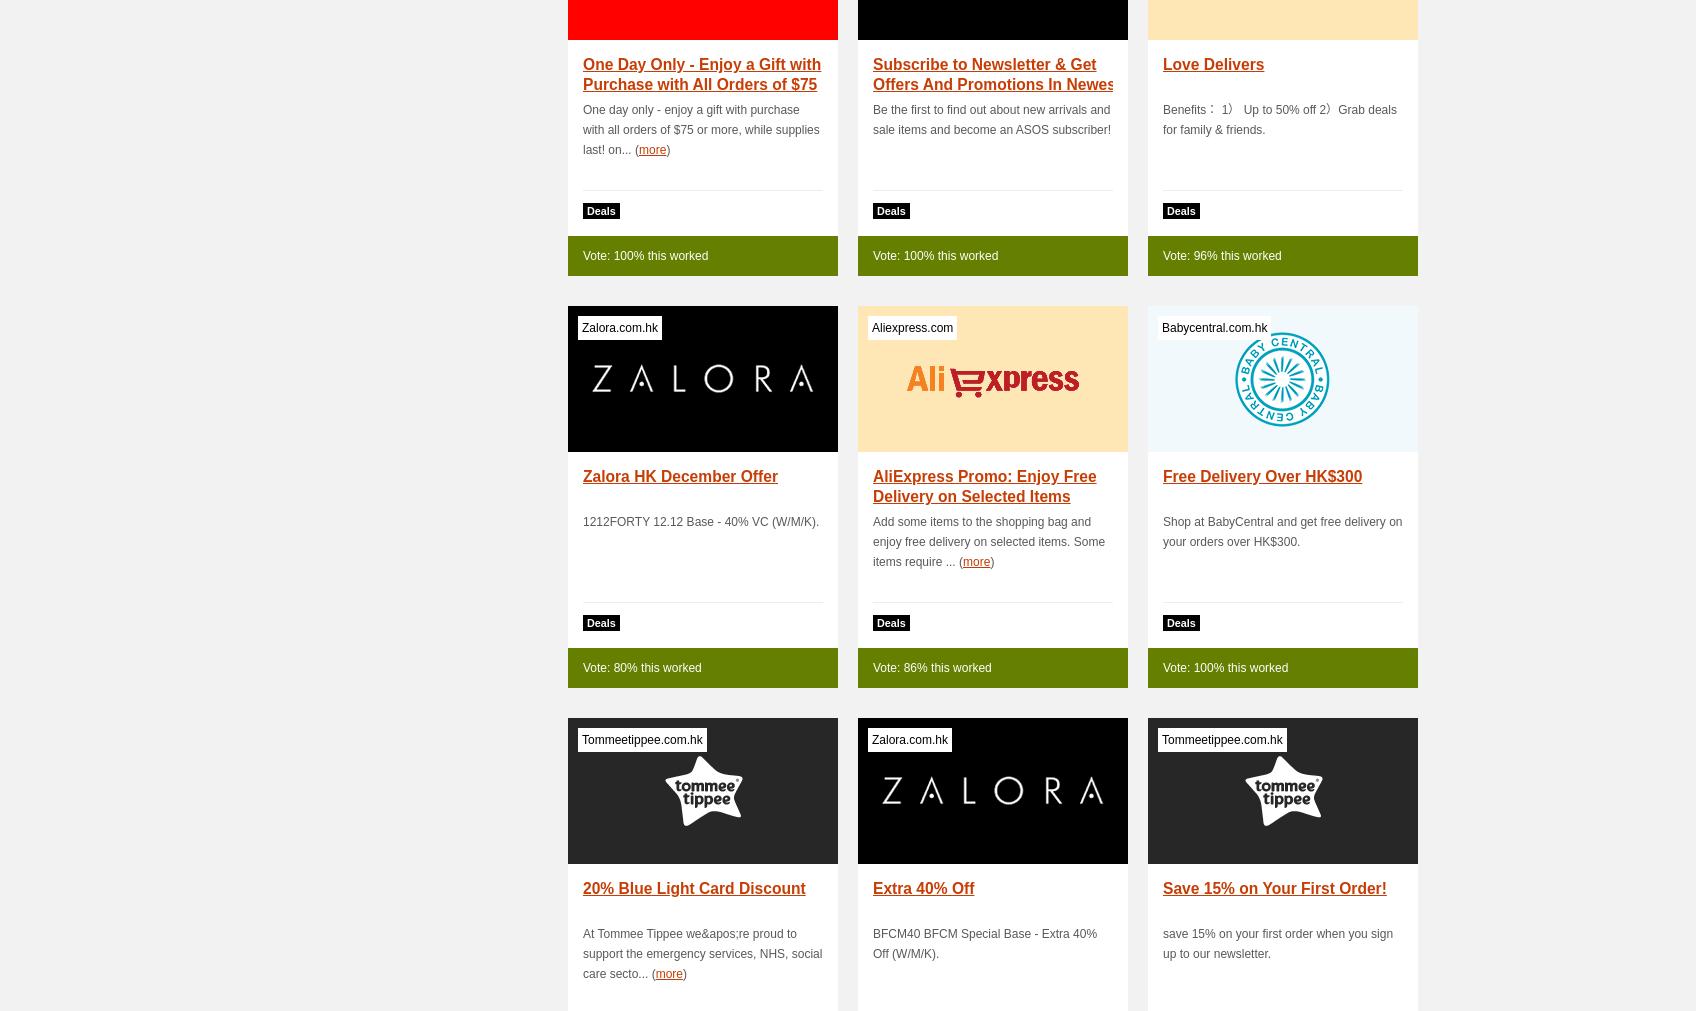 This screenshot has width=1696, height=1011. I want to click on 'Benefits： 1） Up to 50% off 2）Grab deals for family & friends.', so click(1279, 119).